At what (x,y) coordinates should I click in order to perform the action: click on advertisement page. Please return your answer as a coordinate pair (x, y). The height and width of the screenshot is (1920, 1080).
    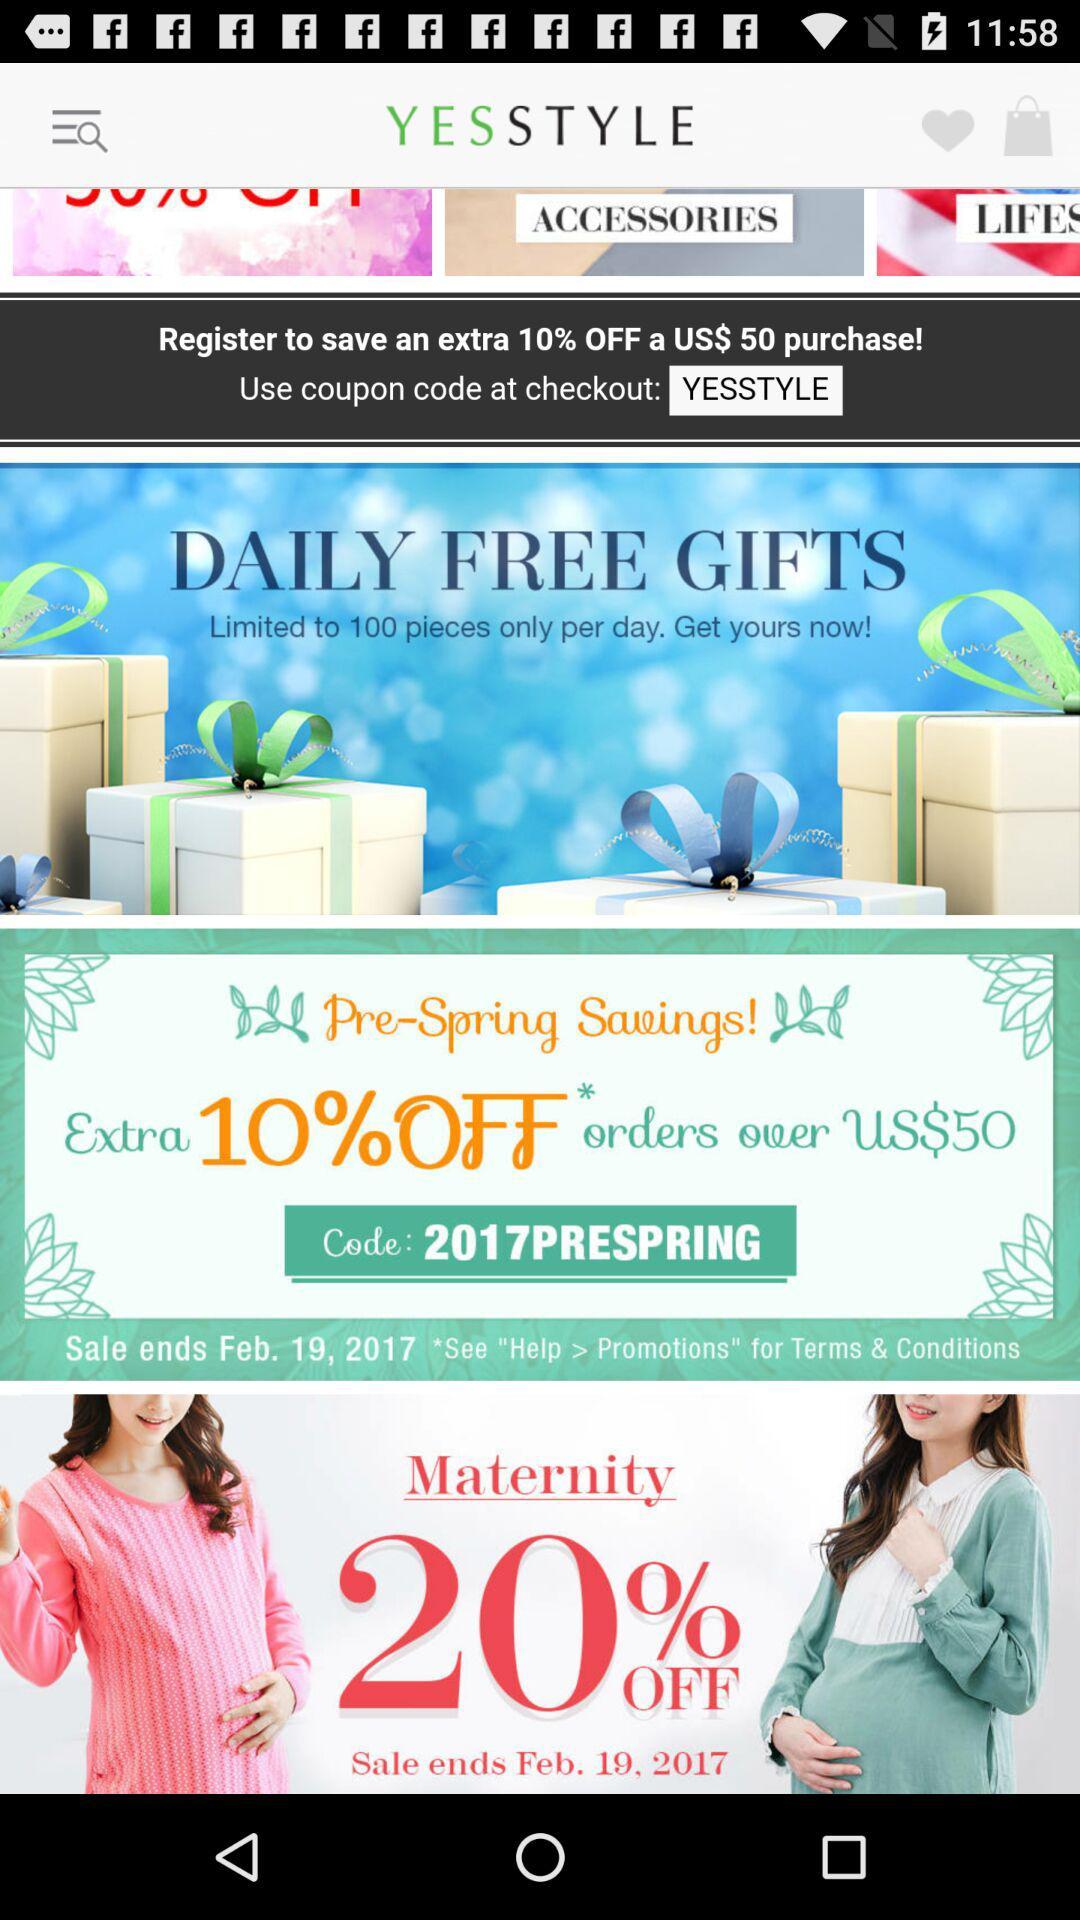
    Looking at the image, I should click on (540, 1154).